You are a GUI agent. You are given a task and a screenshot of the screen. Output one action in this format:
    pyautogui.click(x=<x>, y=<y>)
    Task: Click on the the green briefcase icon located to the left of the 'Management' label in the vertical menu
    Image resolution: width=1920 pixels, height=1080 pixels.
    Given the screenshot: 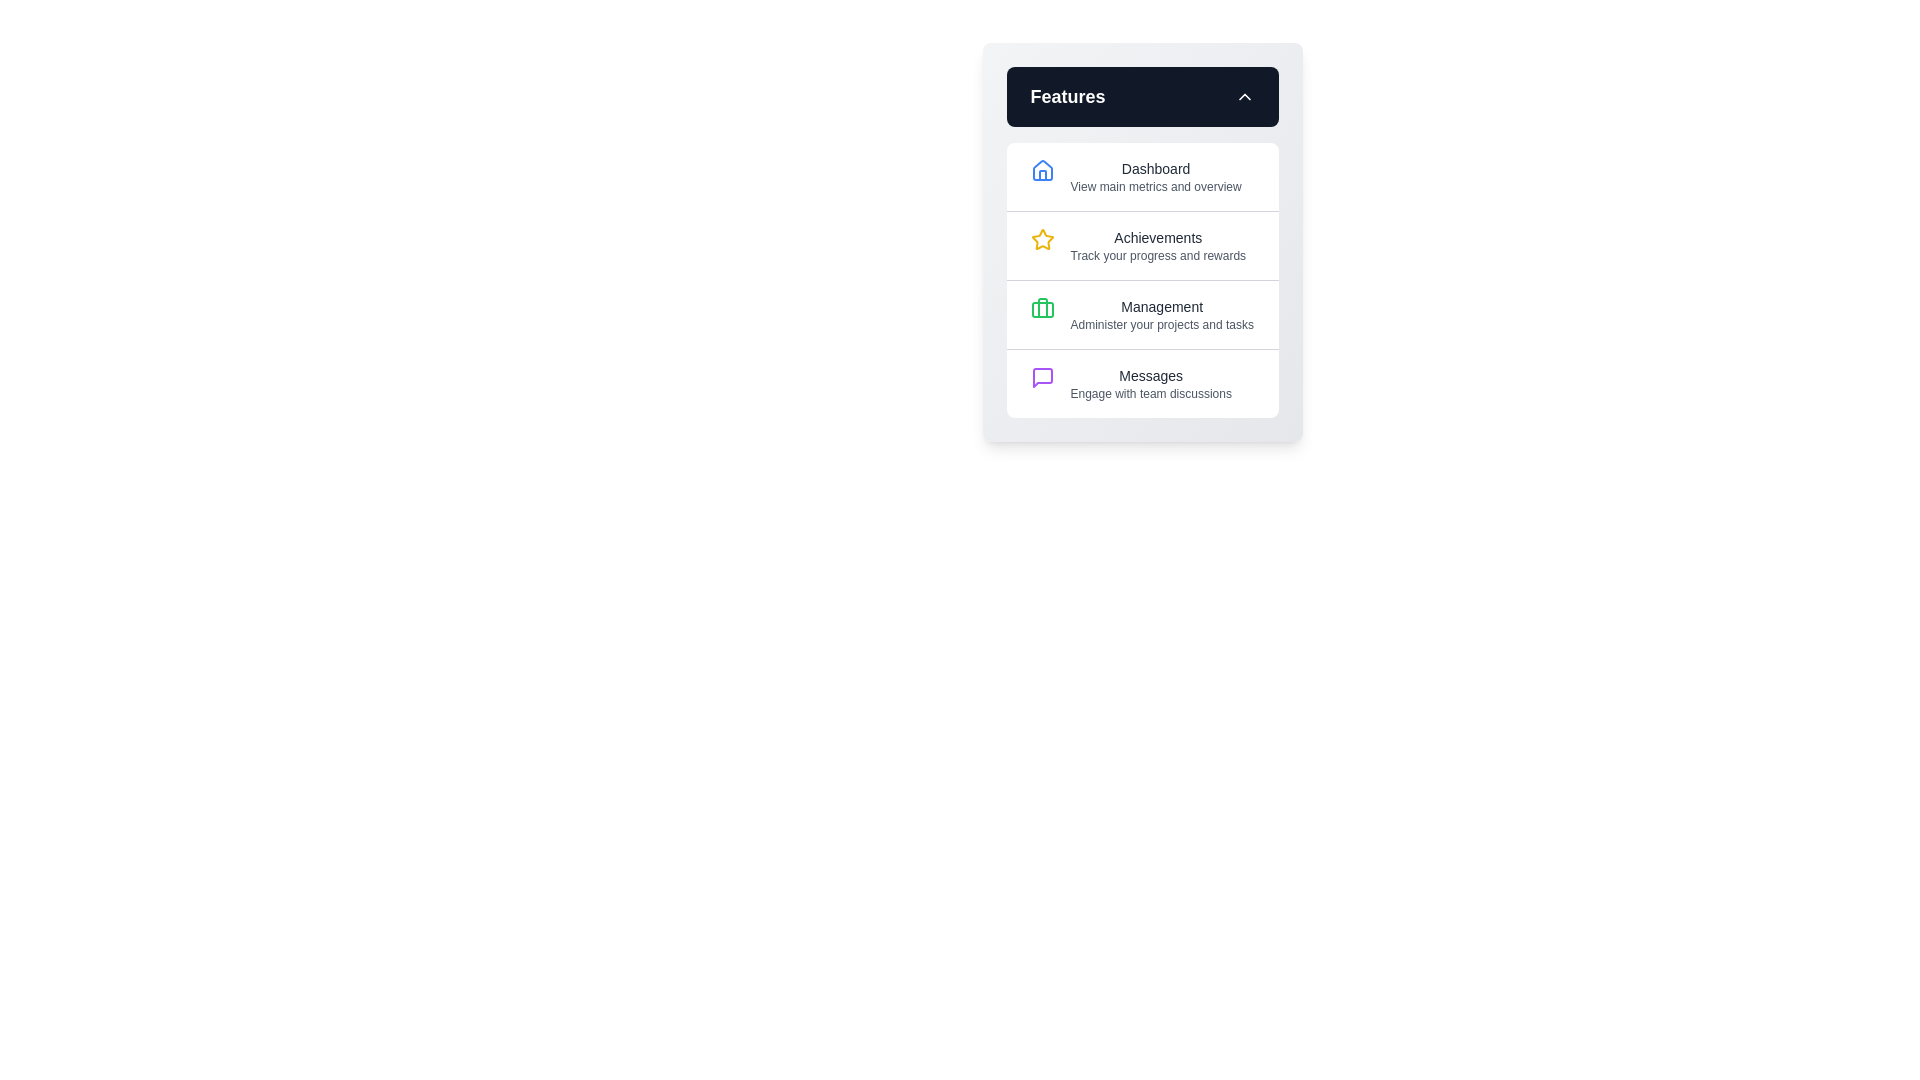 What is the action you would take?
    pyautogui.click(x=1041, y=308)
    